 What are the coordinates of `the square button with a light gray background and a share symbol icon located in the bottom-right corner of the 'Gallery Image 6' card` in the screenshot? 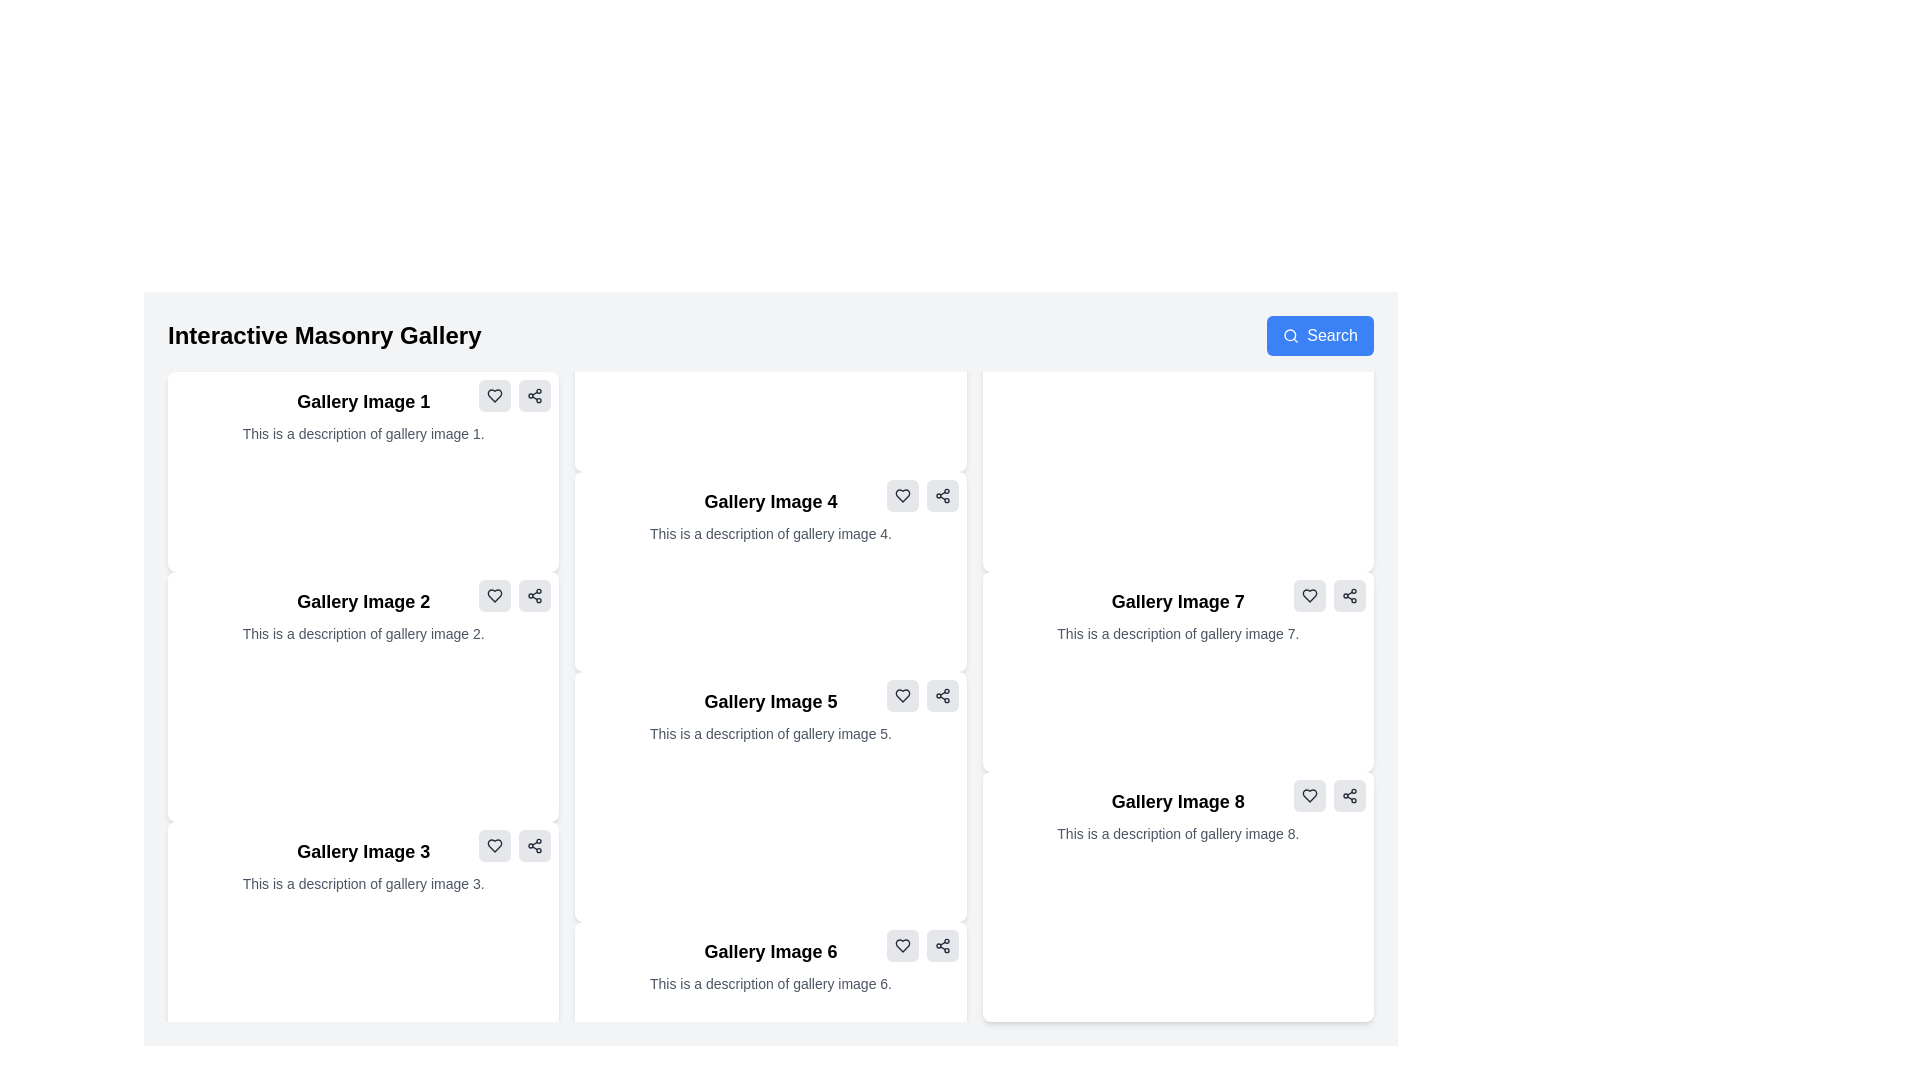 It's located at (941, 945).